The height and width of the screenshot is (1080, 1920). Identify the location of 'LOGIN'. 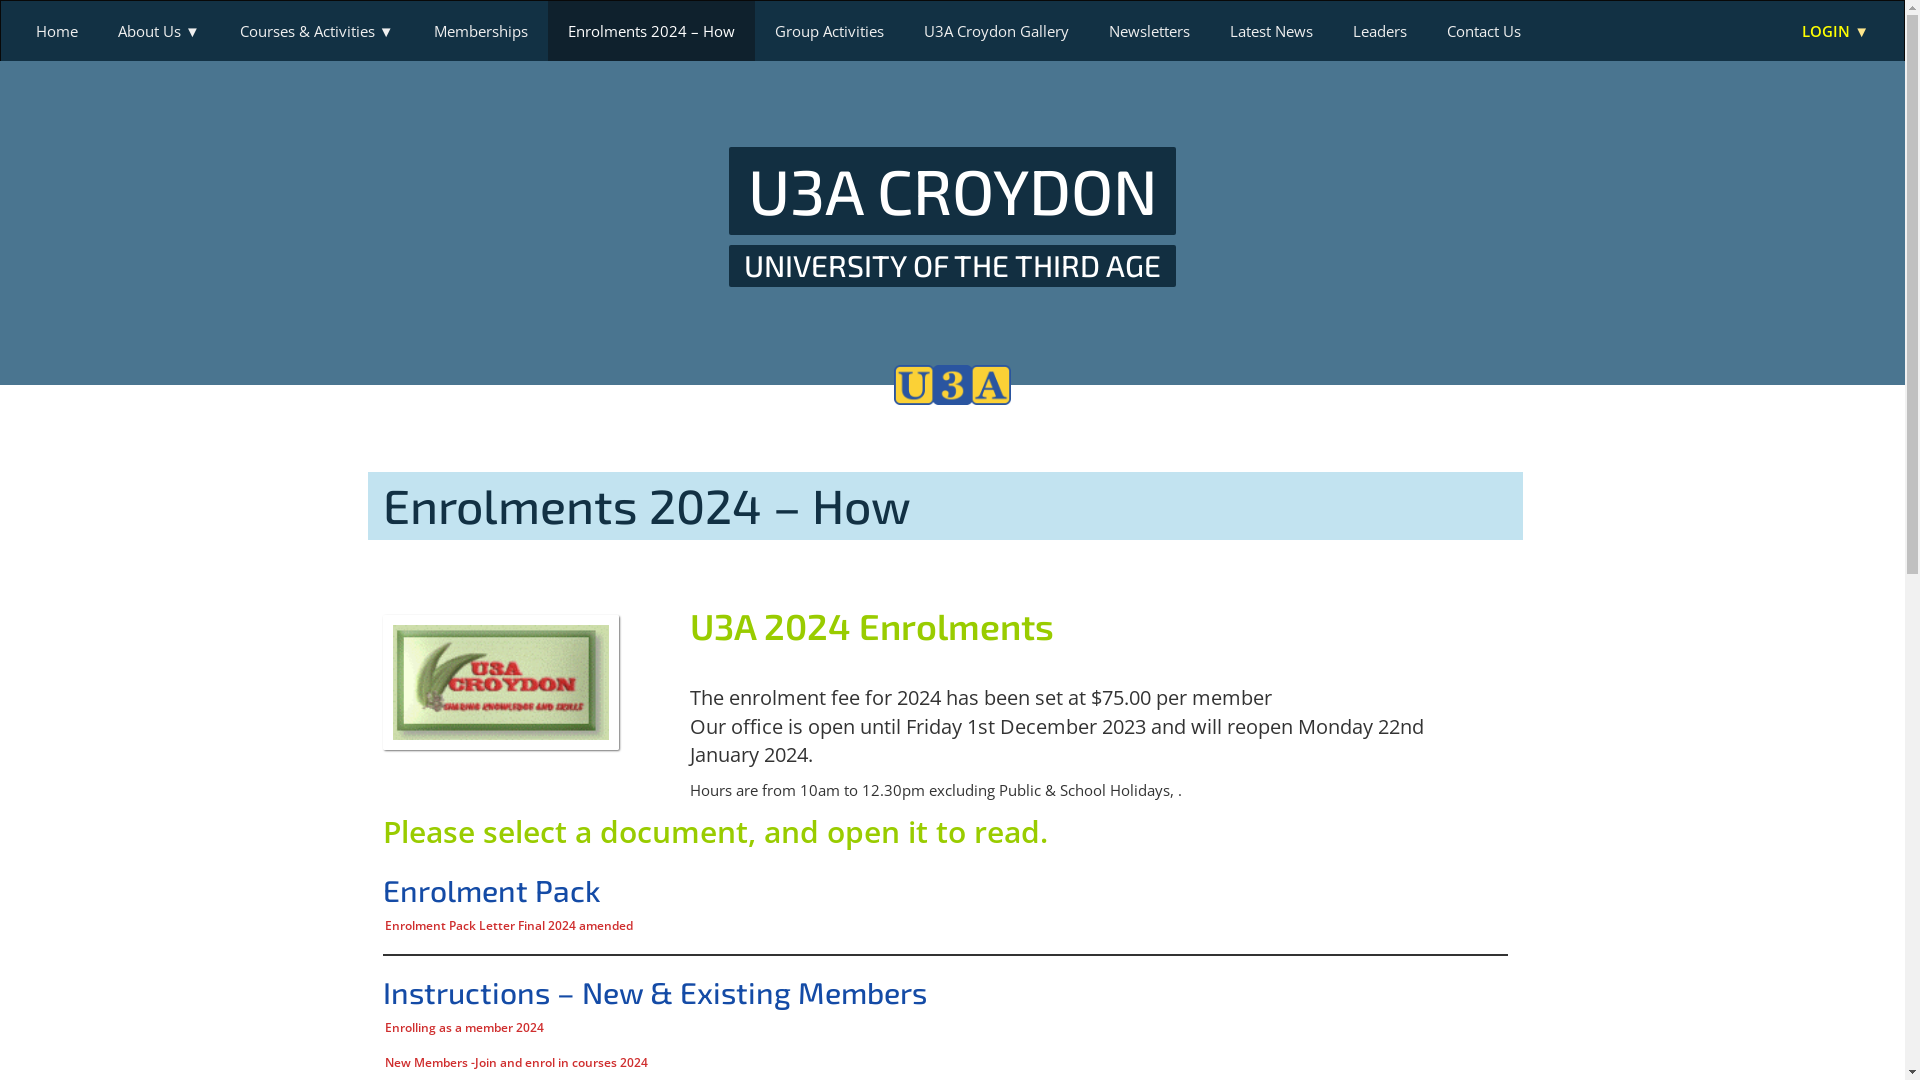
(1835, 30).